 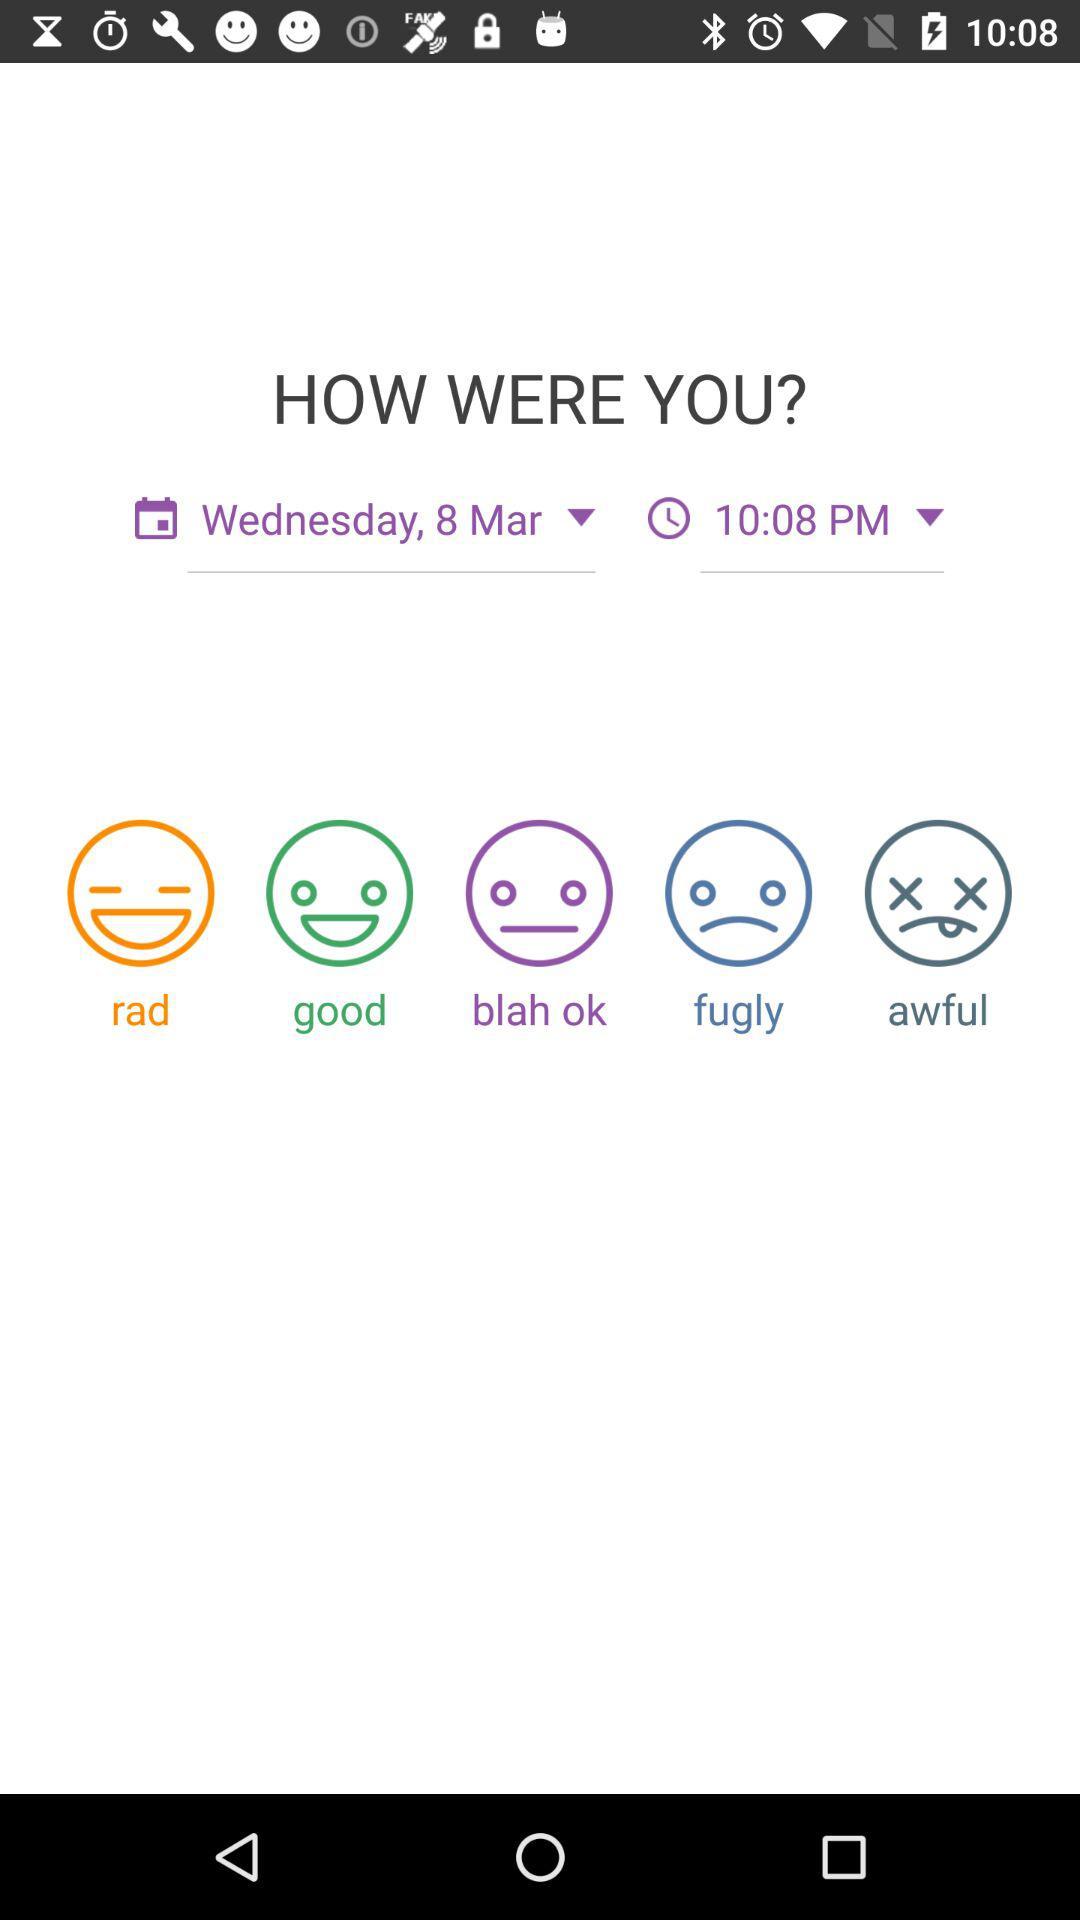 I want to click on the button is used to calender, so click(x=154, y=518).